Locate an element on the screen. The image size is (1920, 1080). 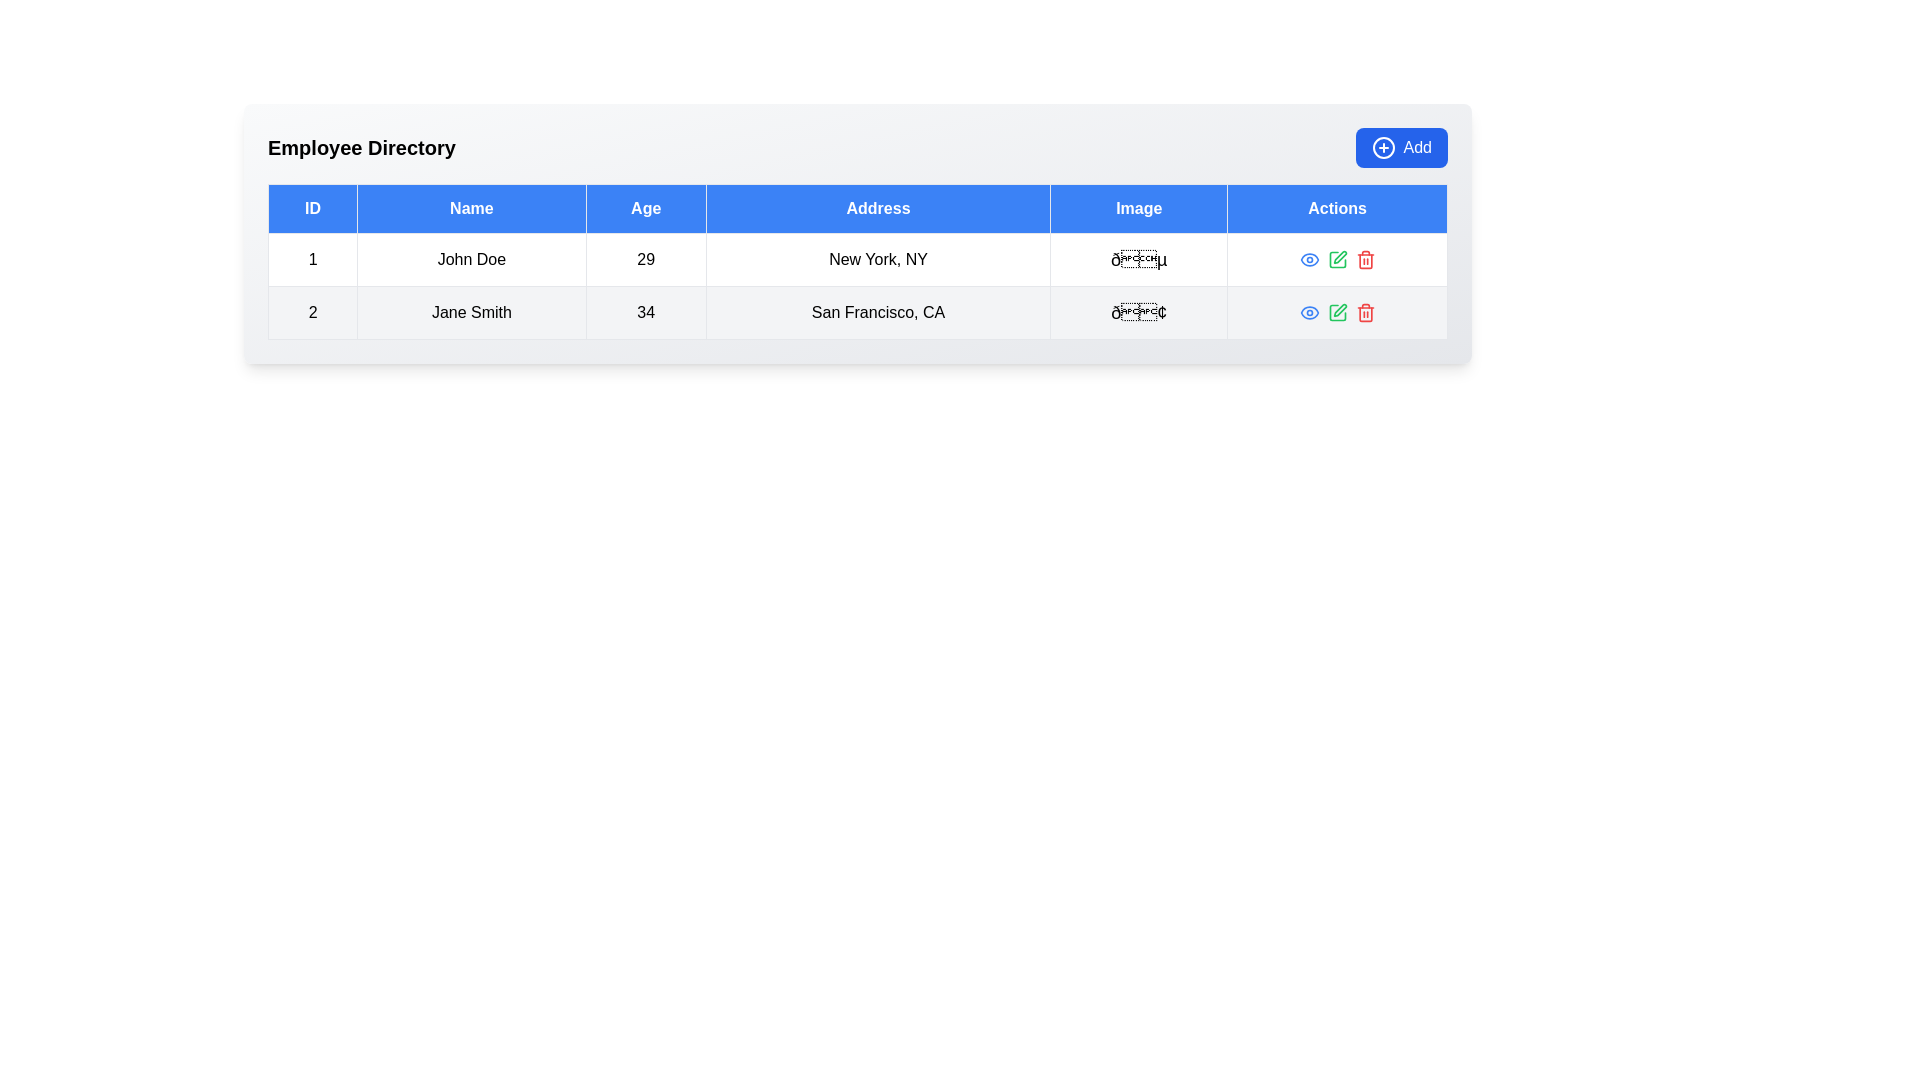
content 'John Doe' from the text label in the second column of the first data row in the table, which signifies the name of the individual is located at coordinates (470, 258).